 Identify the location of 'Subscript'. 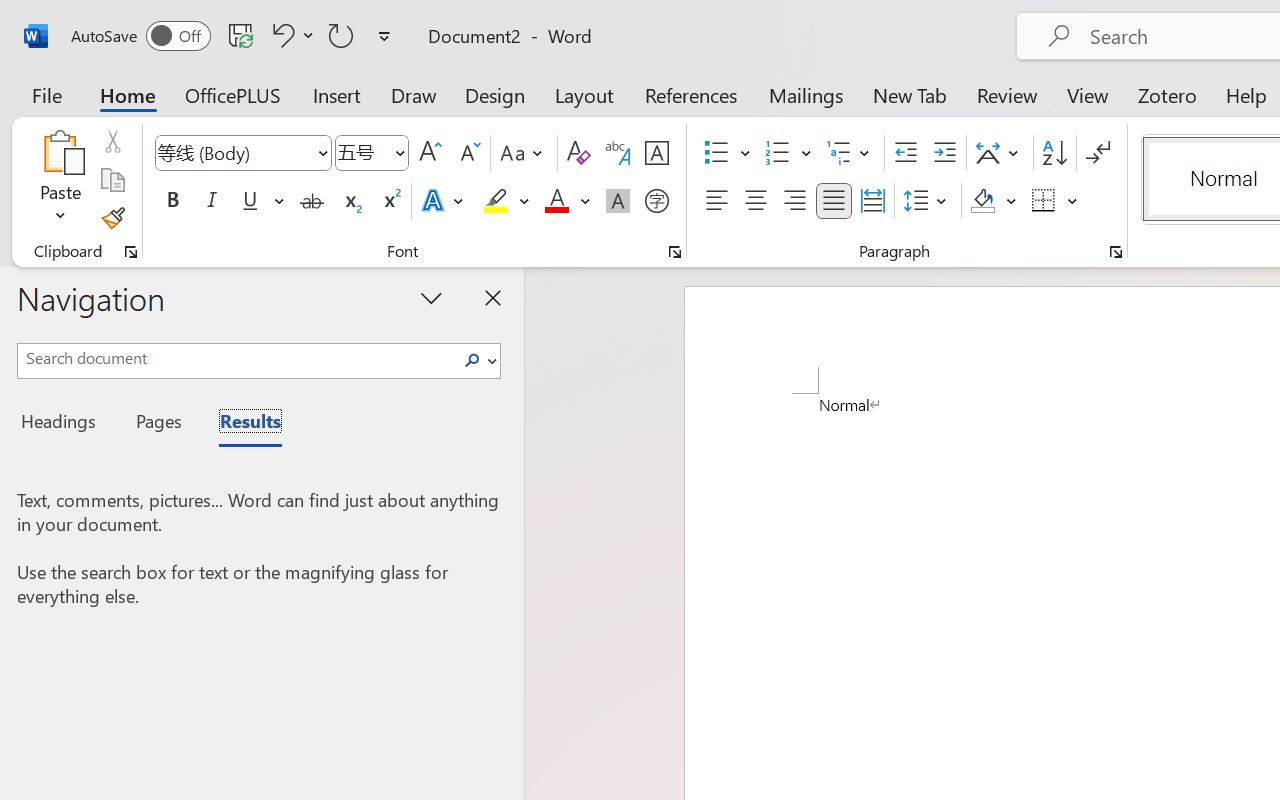
(350, 201).